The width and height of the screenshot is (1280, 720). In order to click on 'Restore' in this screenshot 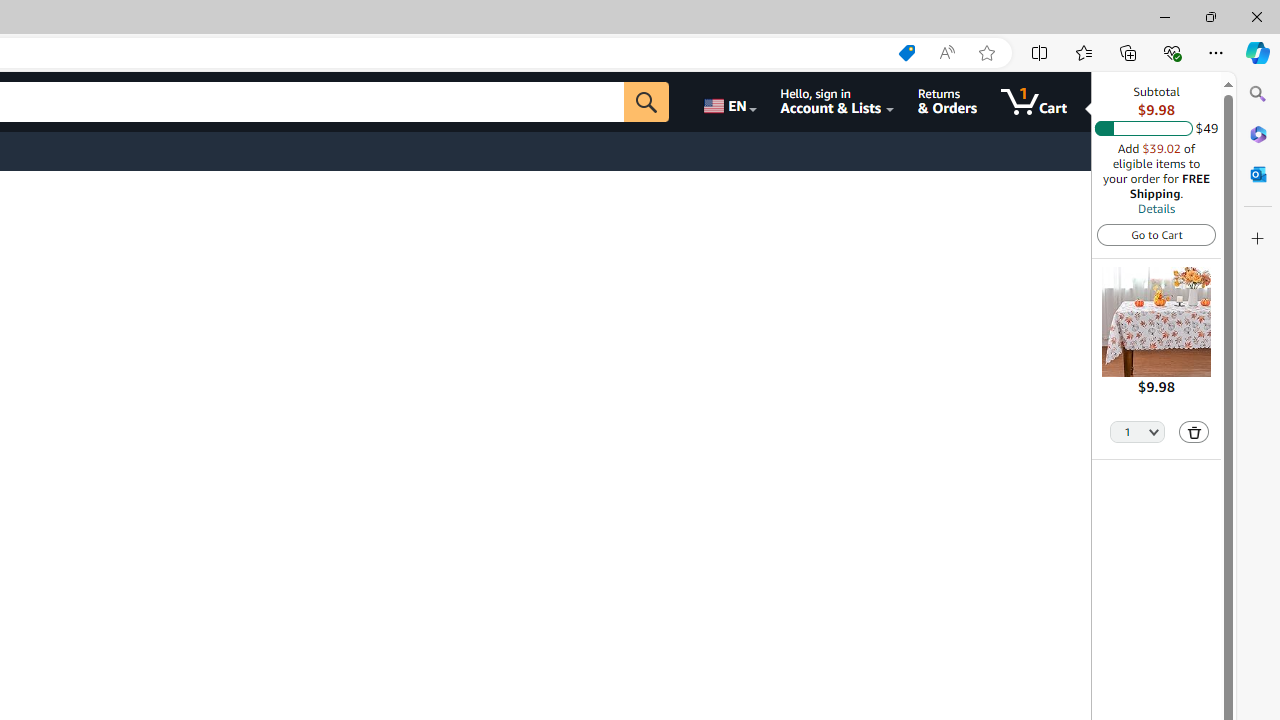, I will do `click(1209, 16)`.